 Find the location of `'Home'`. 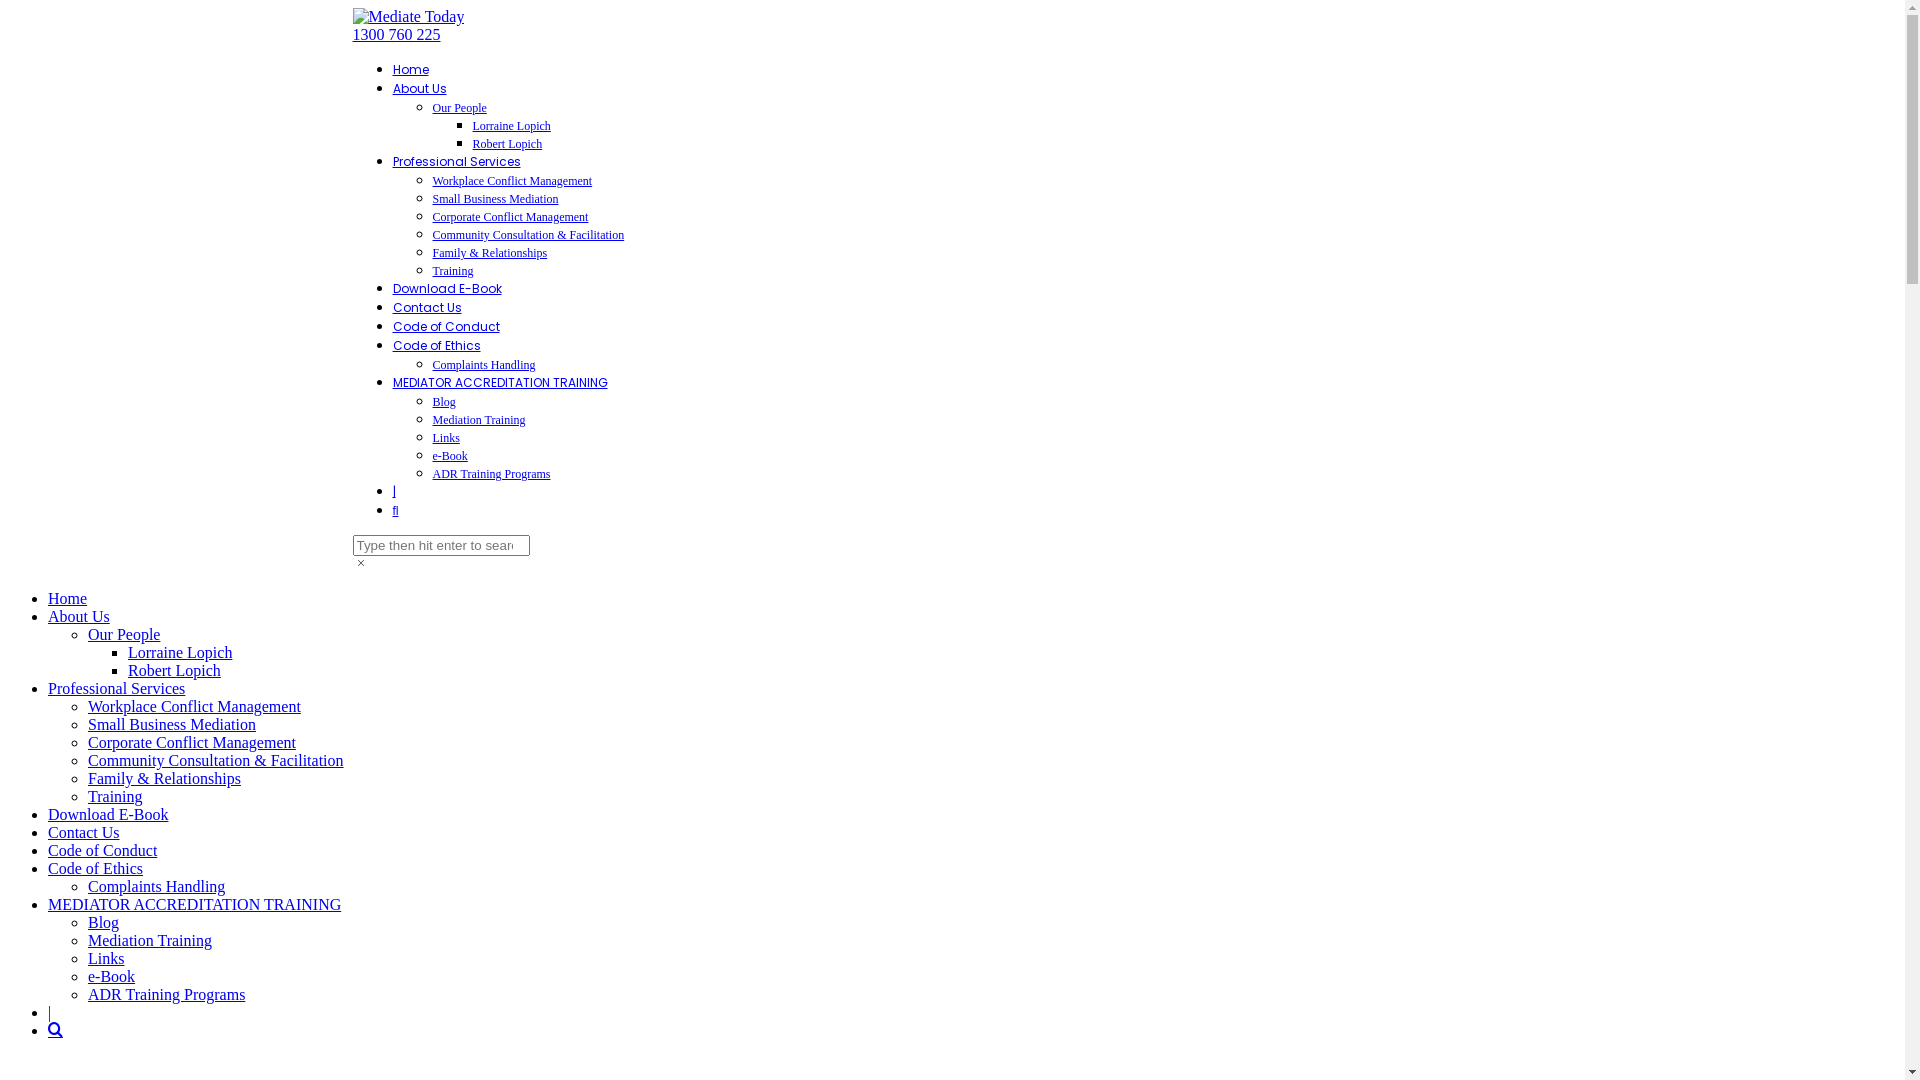

'Home' is located at coordinates (67, 597).